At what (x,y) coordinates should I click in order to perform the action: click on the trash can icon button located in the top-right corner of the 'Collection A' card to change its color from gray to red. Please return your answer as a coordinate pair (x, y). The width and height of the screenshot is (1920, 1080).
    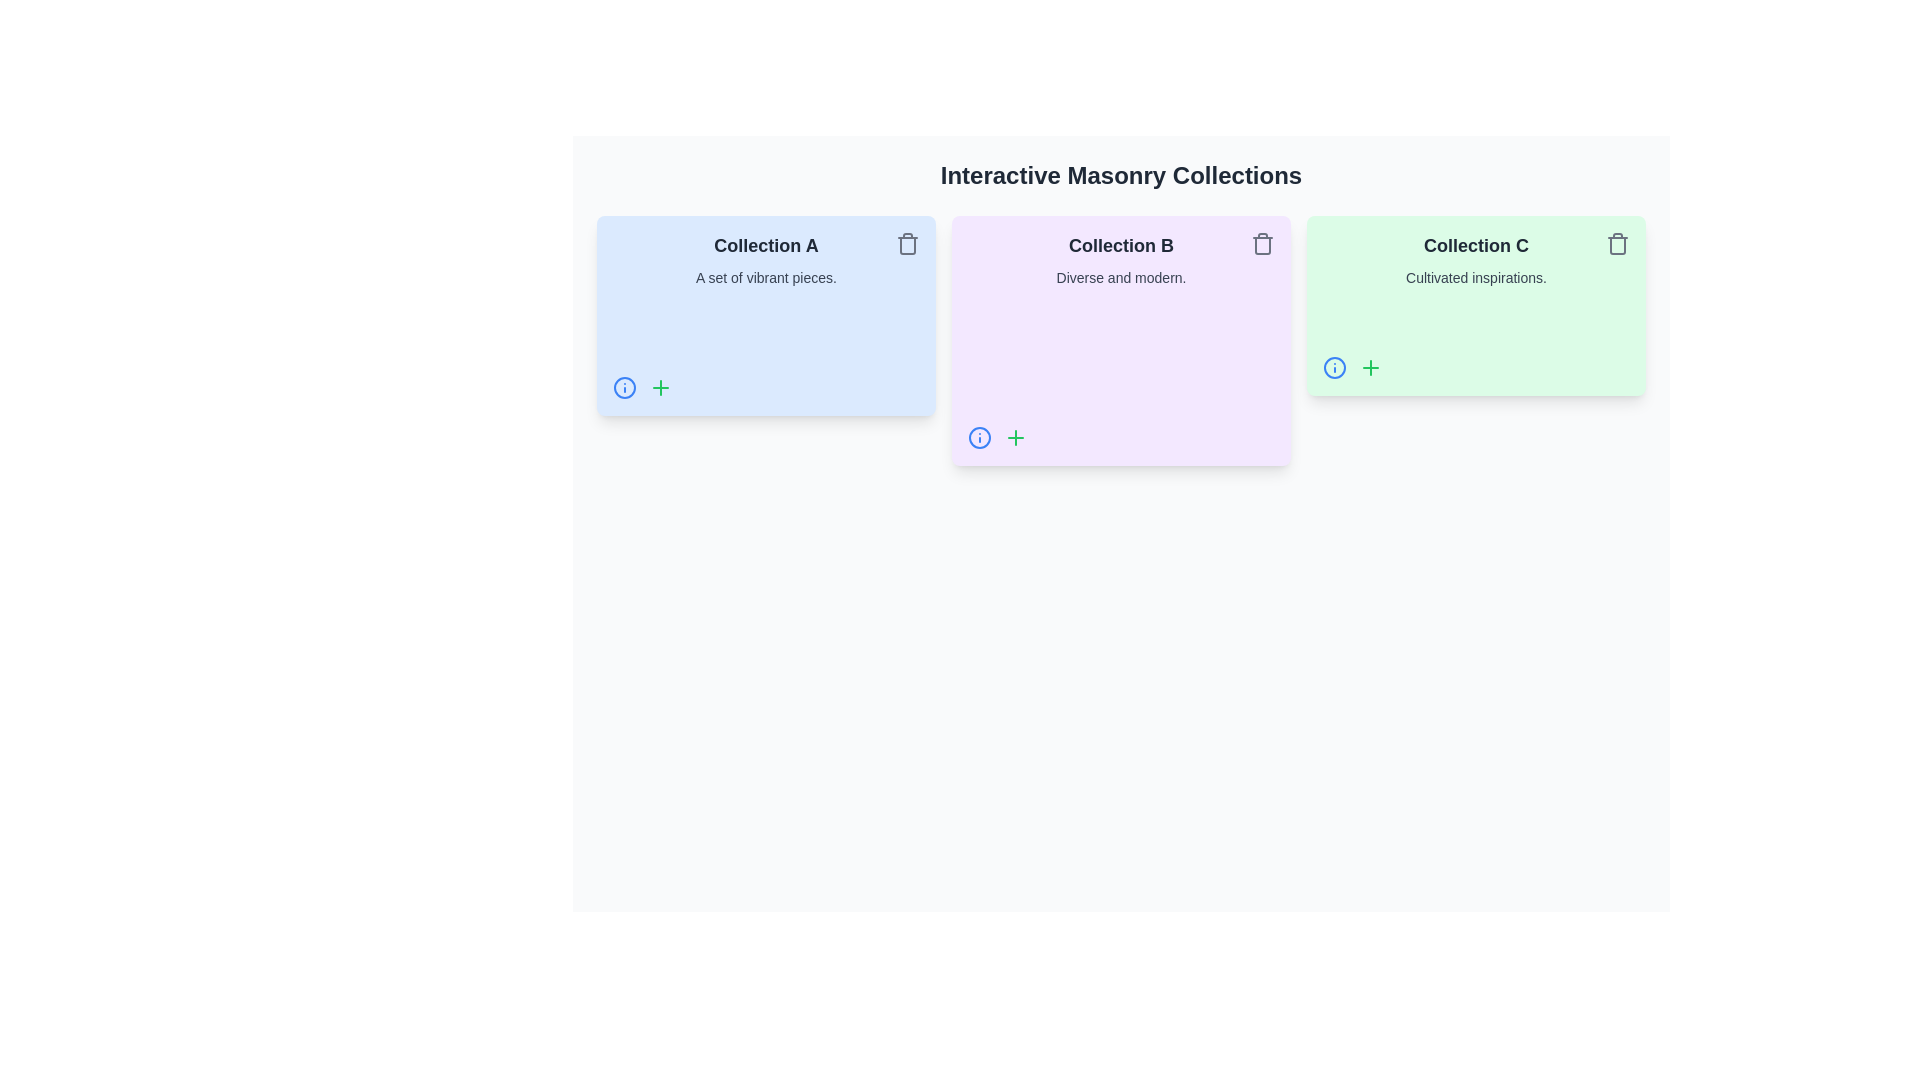
    Looking at the image, I should click on (906, 242).